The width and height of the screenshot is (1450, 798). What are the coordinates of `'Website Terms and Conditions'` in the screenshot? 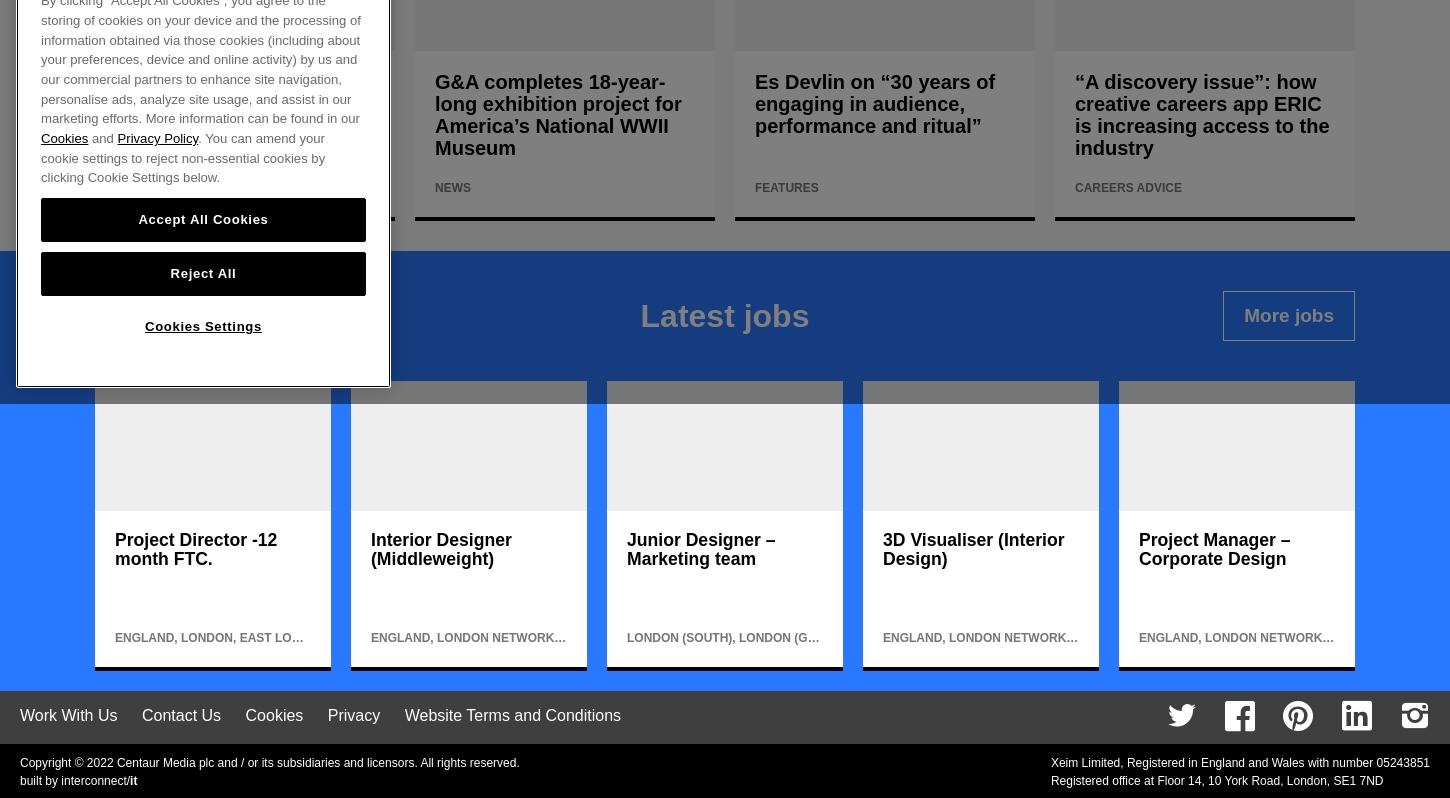 It's located at (402, 714).